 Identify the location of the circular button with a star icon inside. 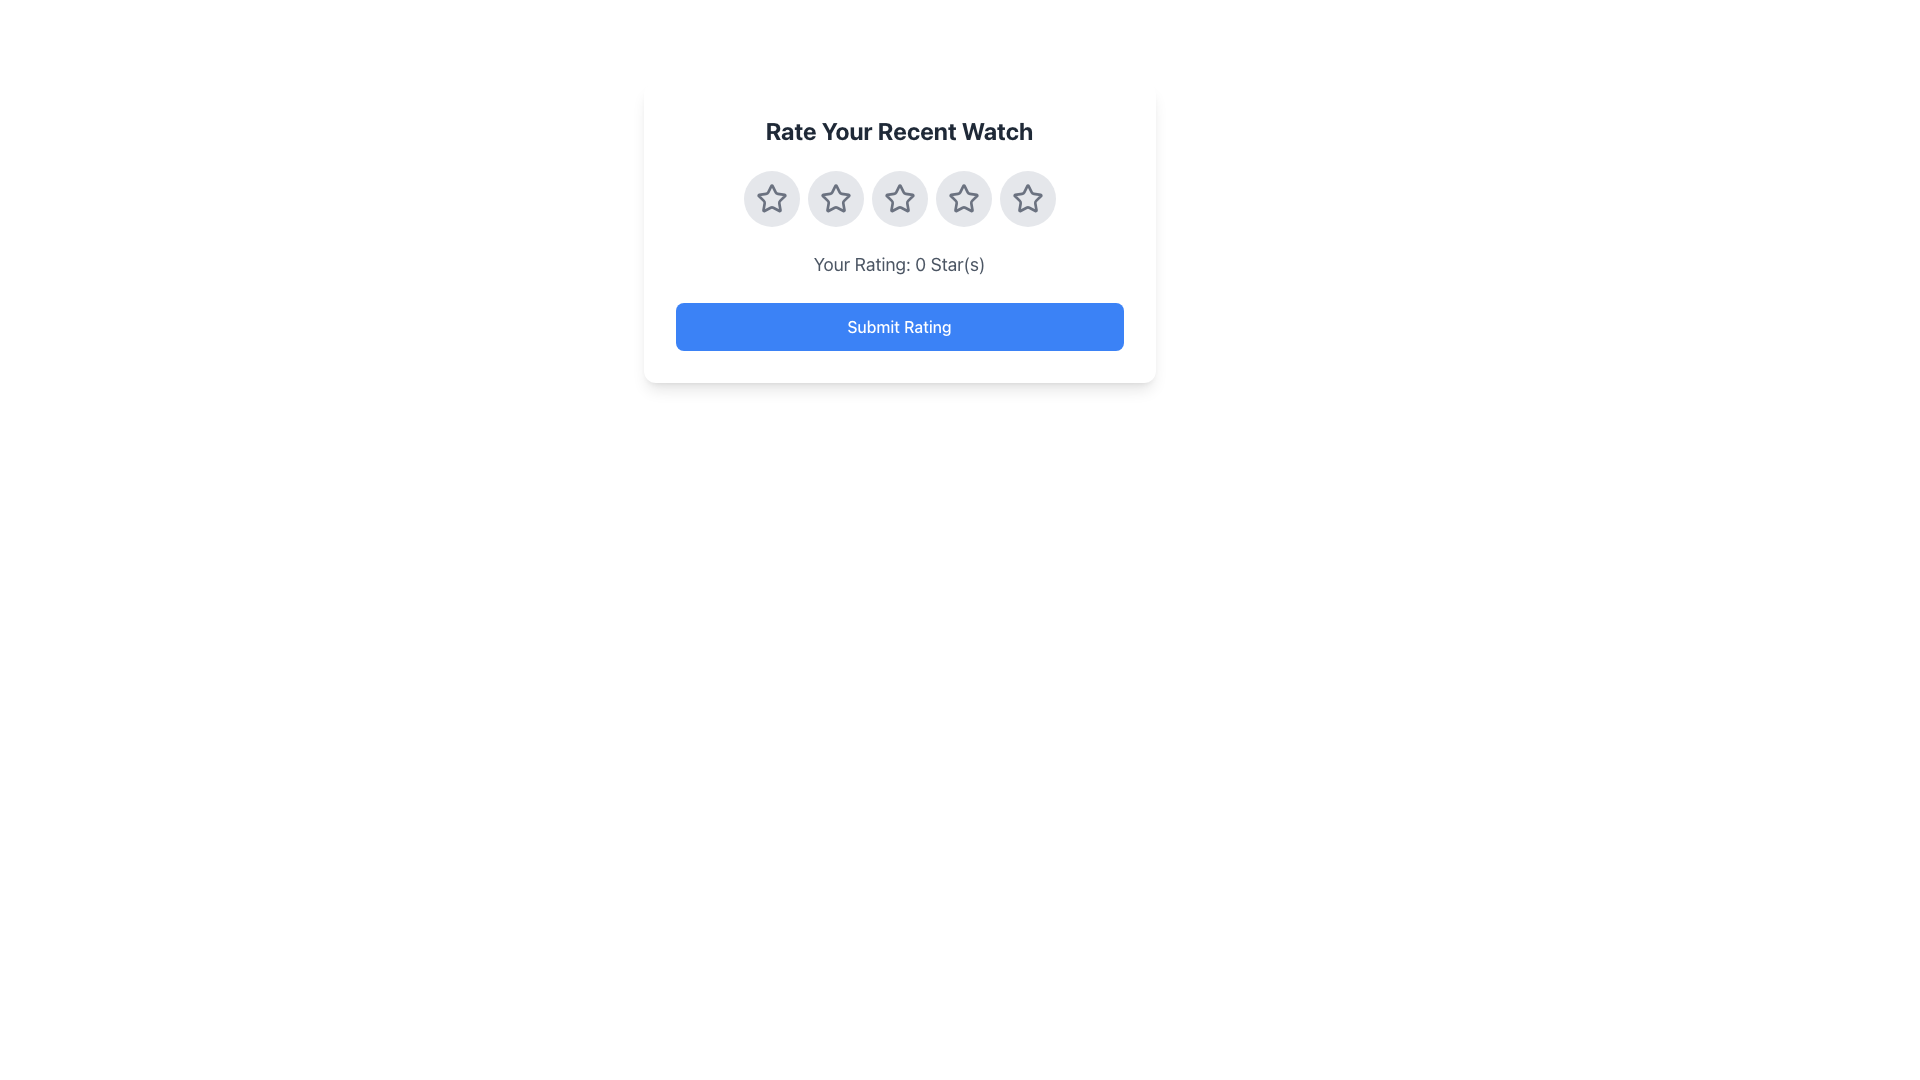
(963, 199).